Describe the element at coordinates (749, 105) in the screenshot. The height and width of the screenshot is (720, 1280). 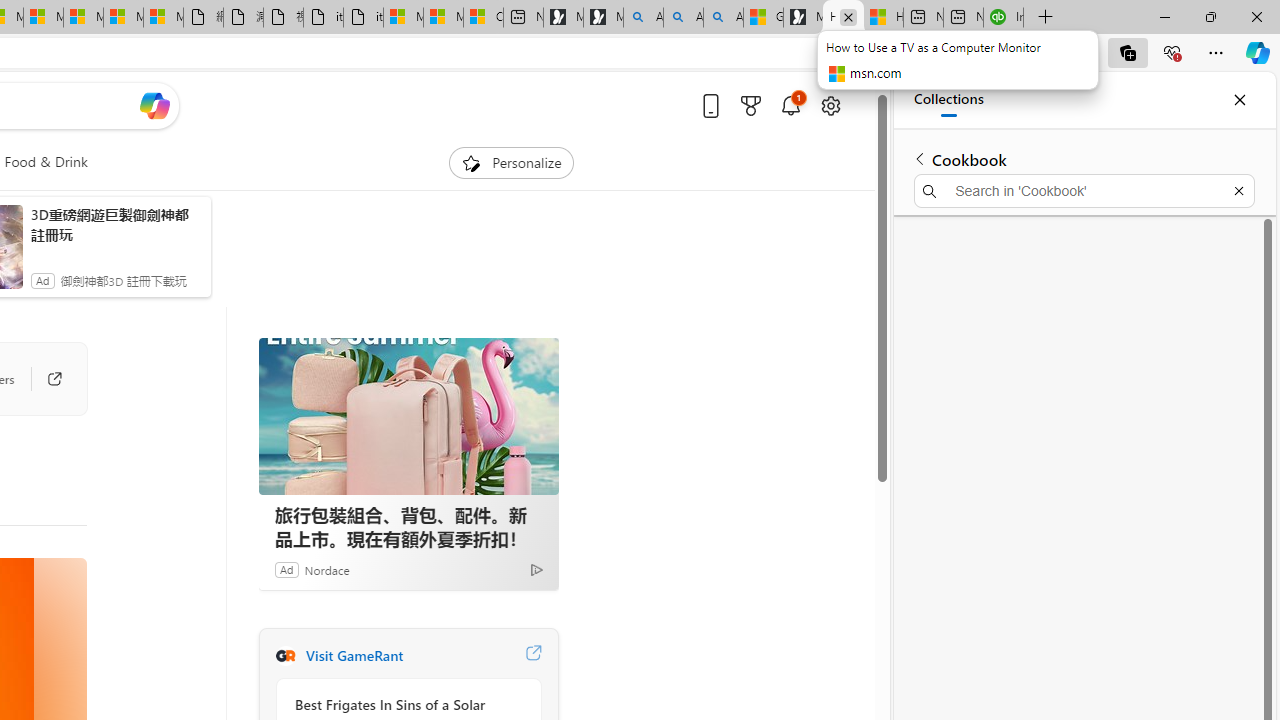
I see `'Microsoft rewards'` at that location.